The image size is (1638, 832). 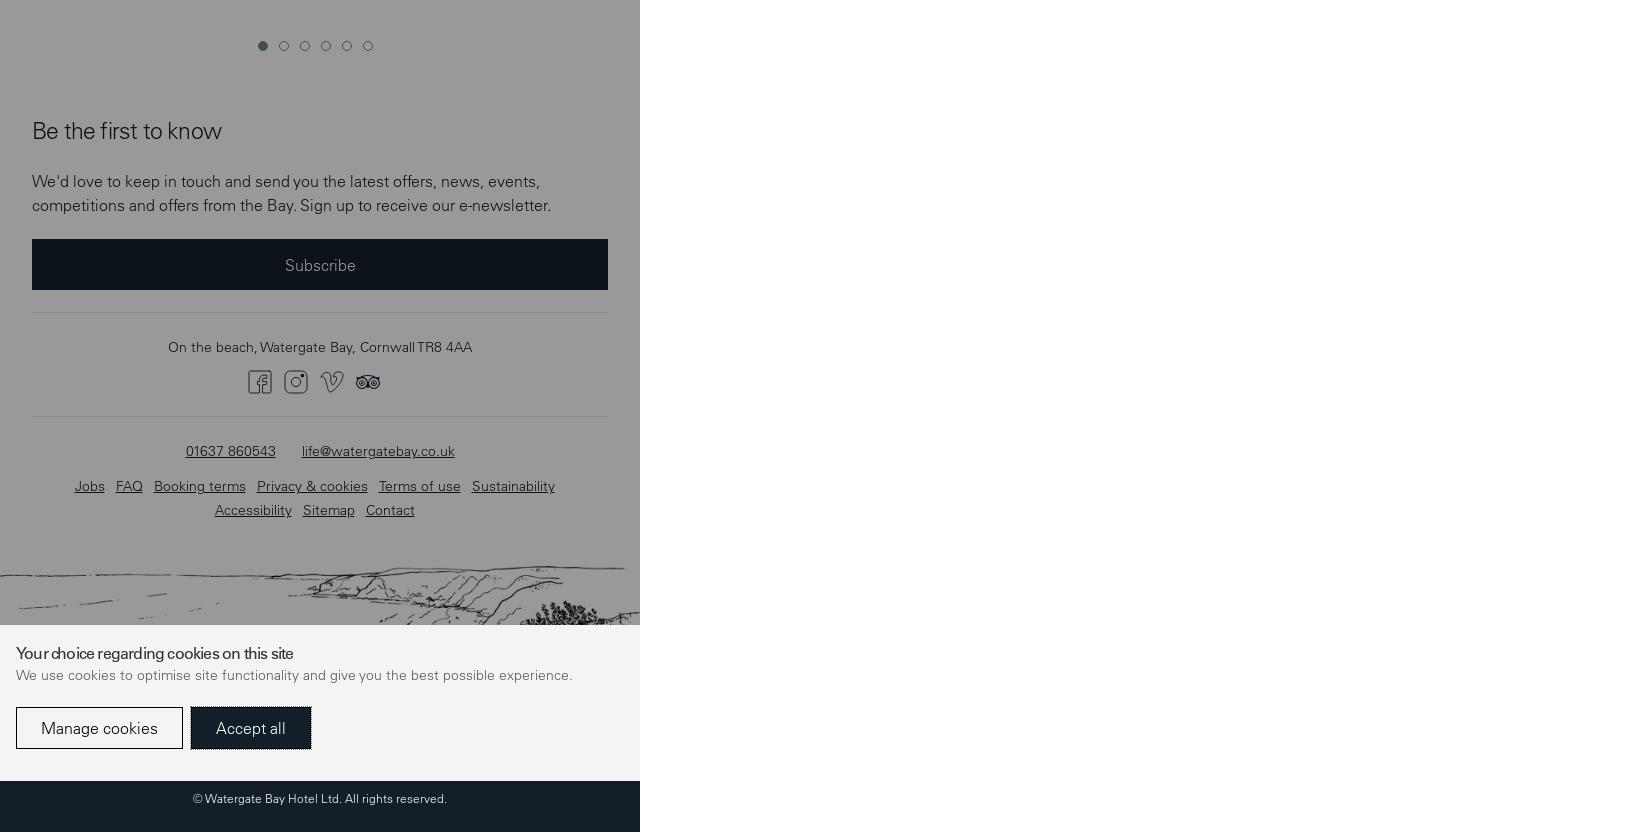 I want to click on 'Sustainability', so click(x=511, y=41).